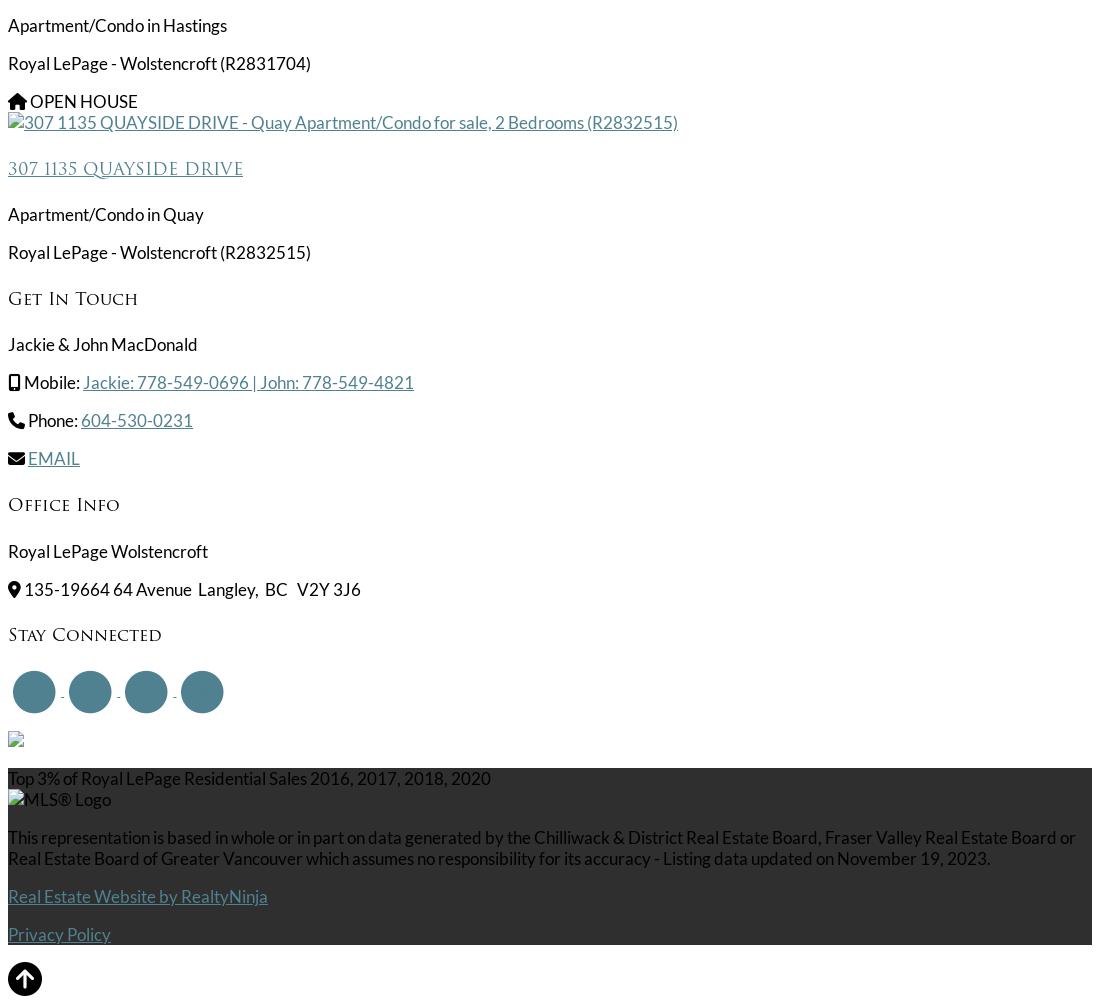 Image resolution: width=1100 pixels, height=1003 pixels. I want to click on 'Jackie & John MacDonald', so click(102, 343).